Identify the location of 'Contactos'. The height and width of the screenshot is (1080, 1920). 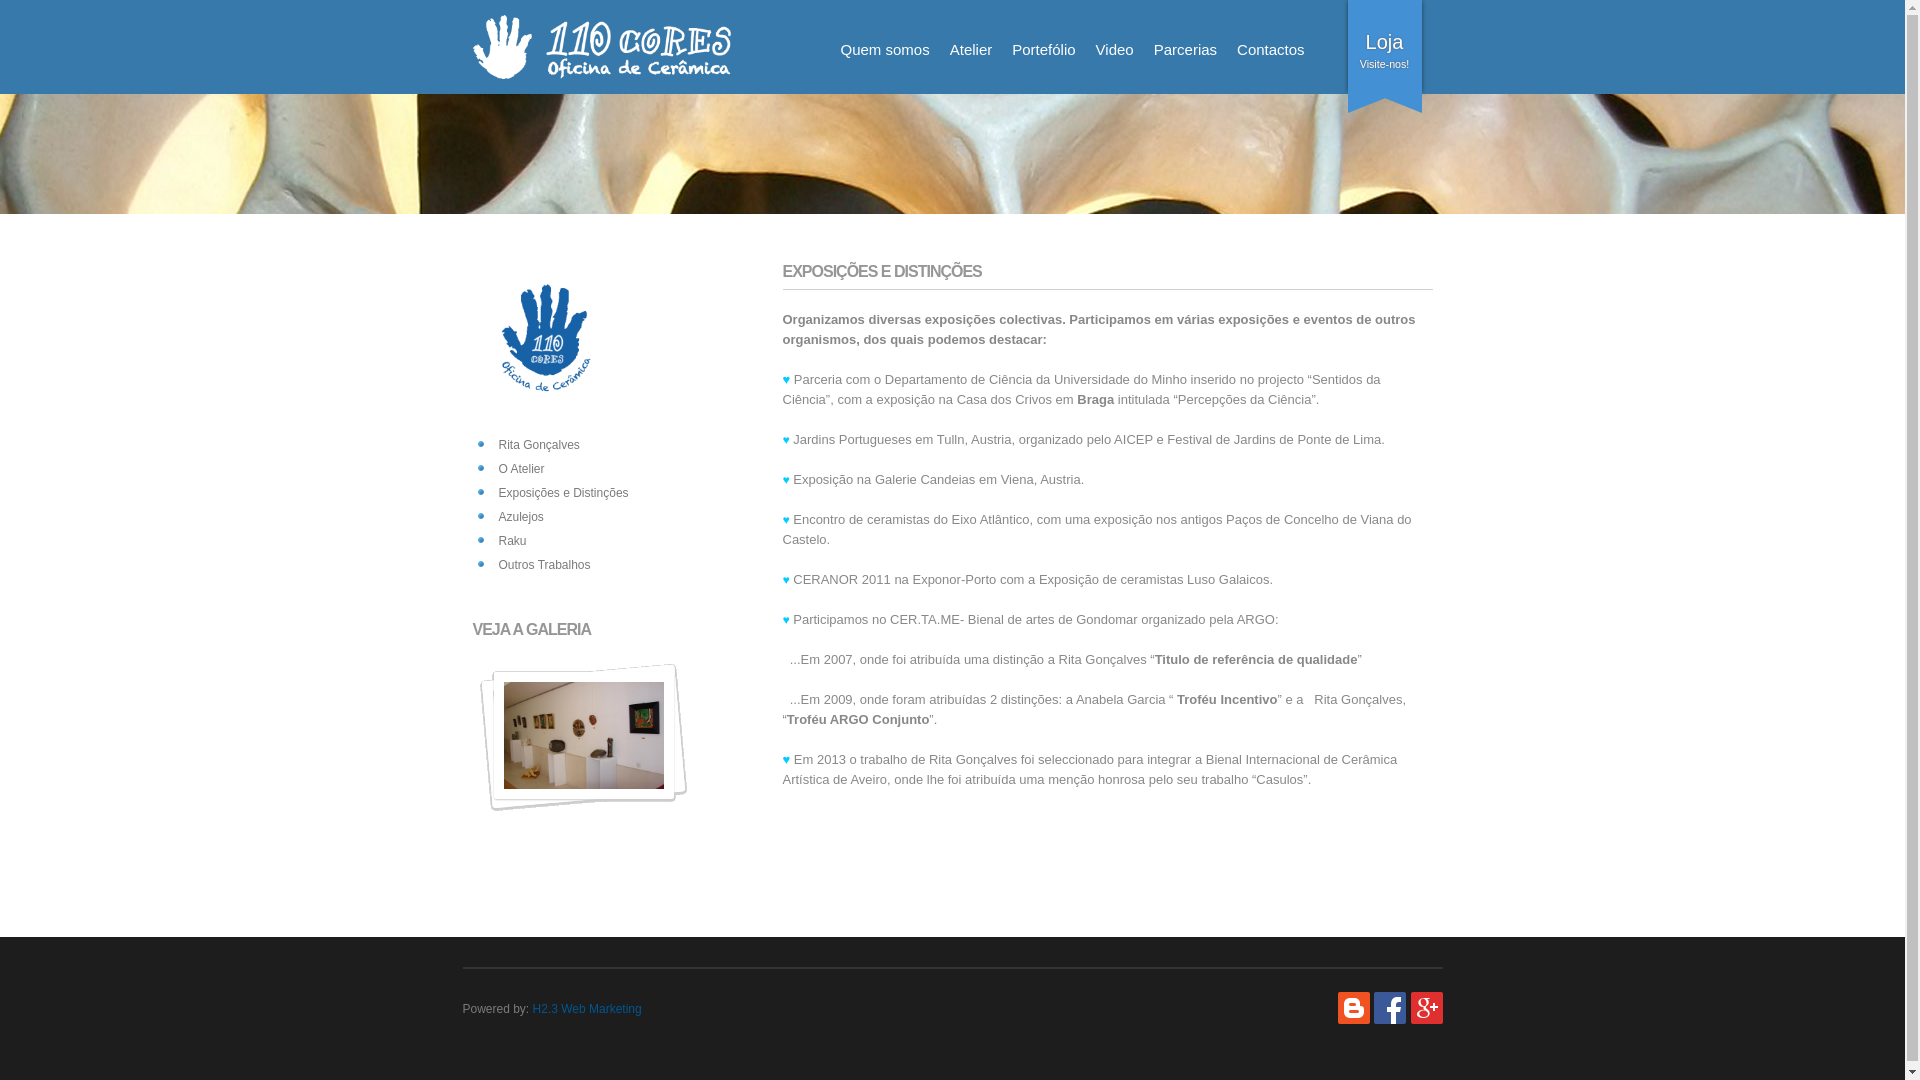
(1270, 55).